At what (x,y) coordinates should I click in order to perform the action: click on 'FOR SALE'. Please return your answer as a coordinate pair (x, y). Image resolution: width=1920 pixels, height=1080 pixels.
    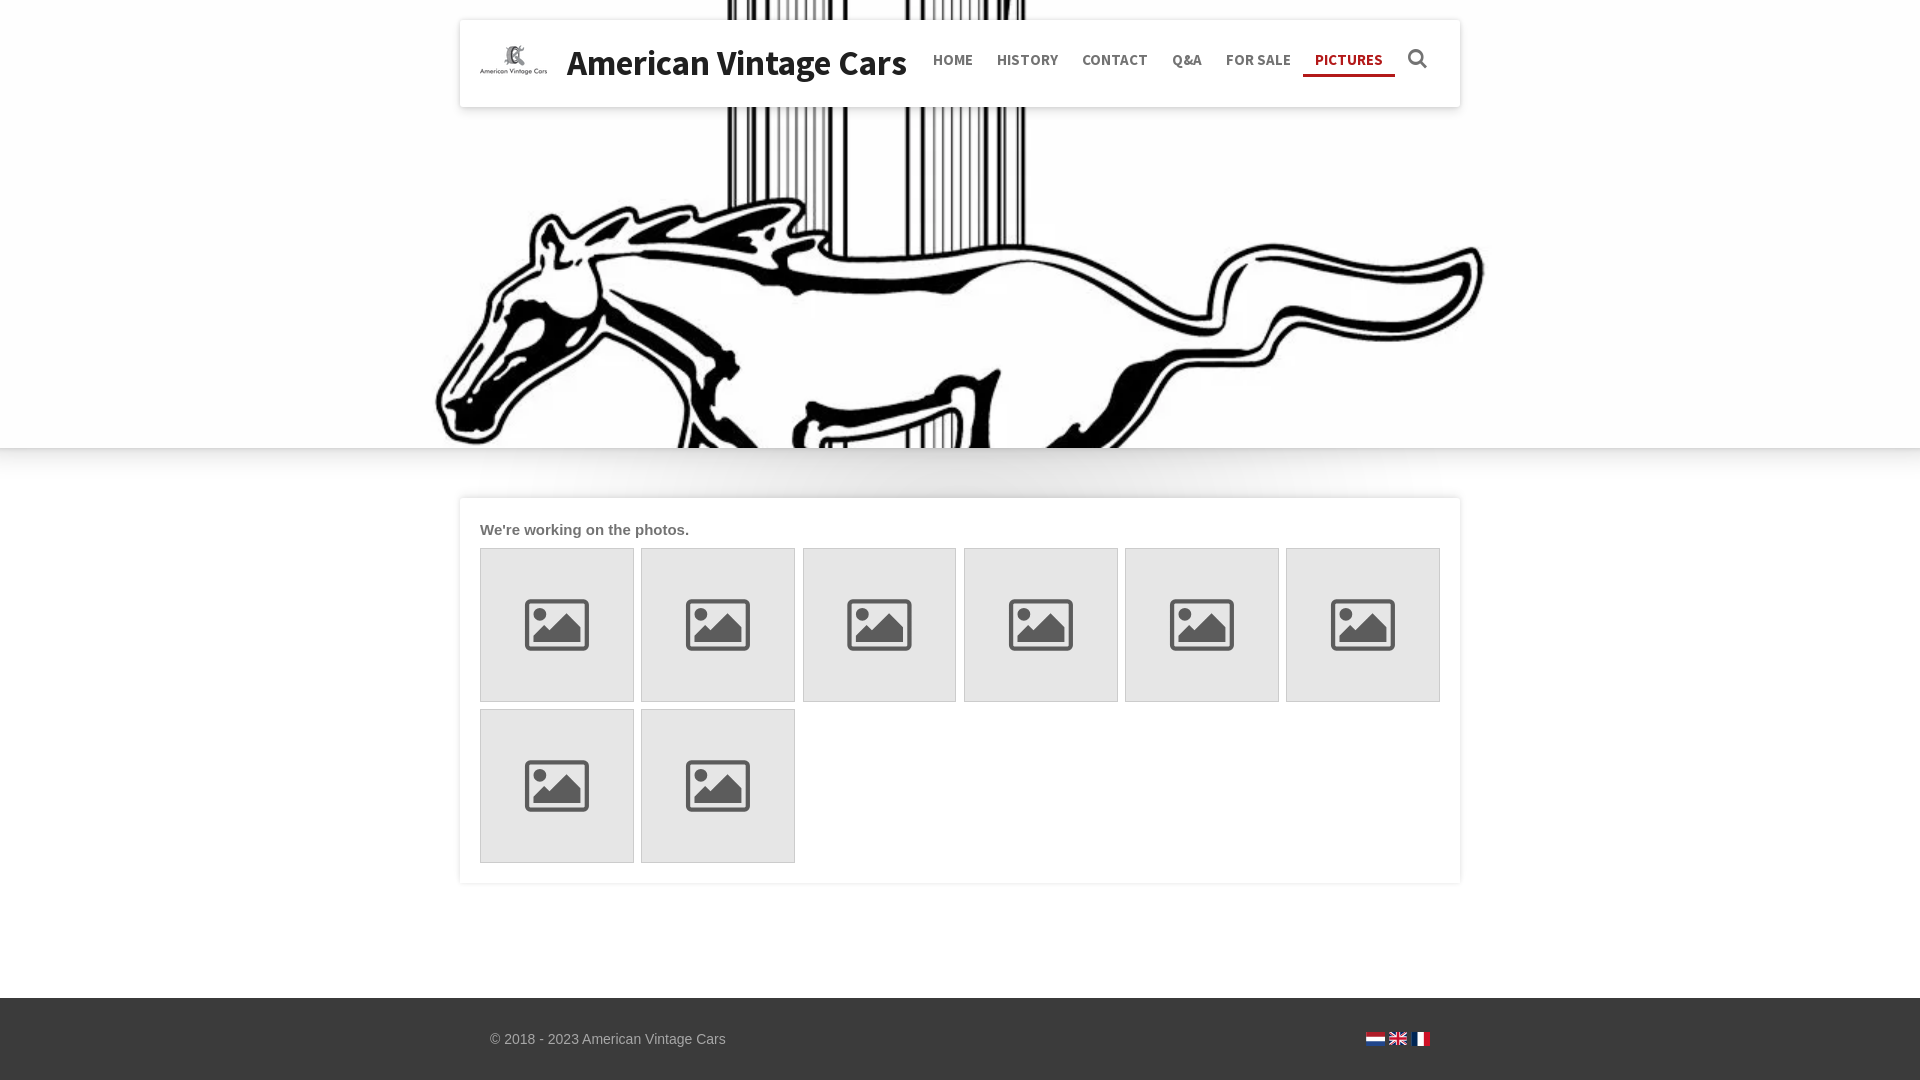
    Looking at the image, I should click on (1257, 59).